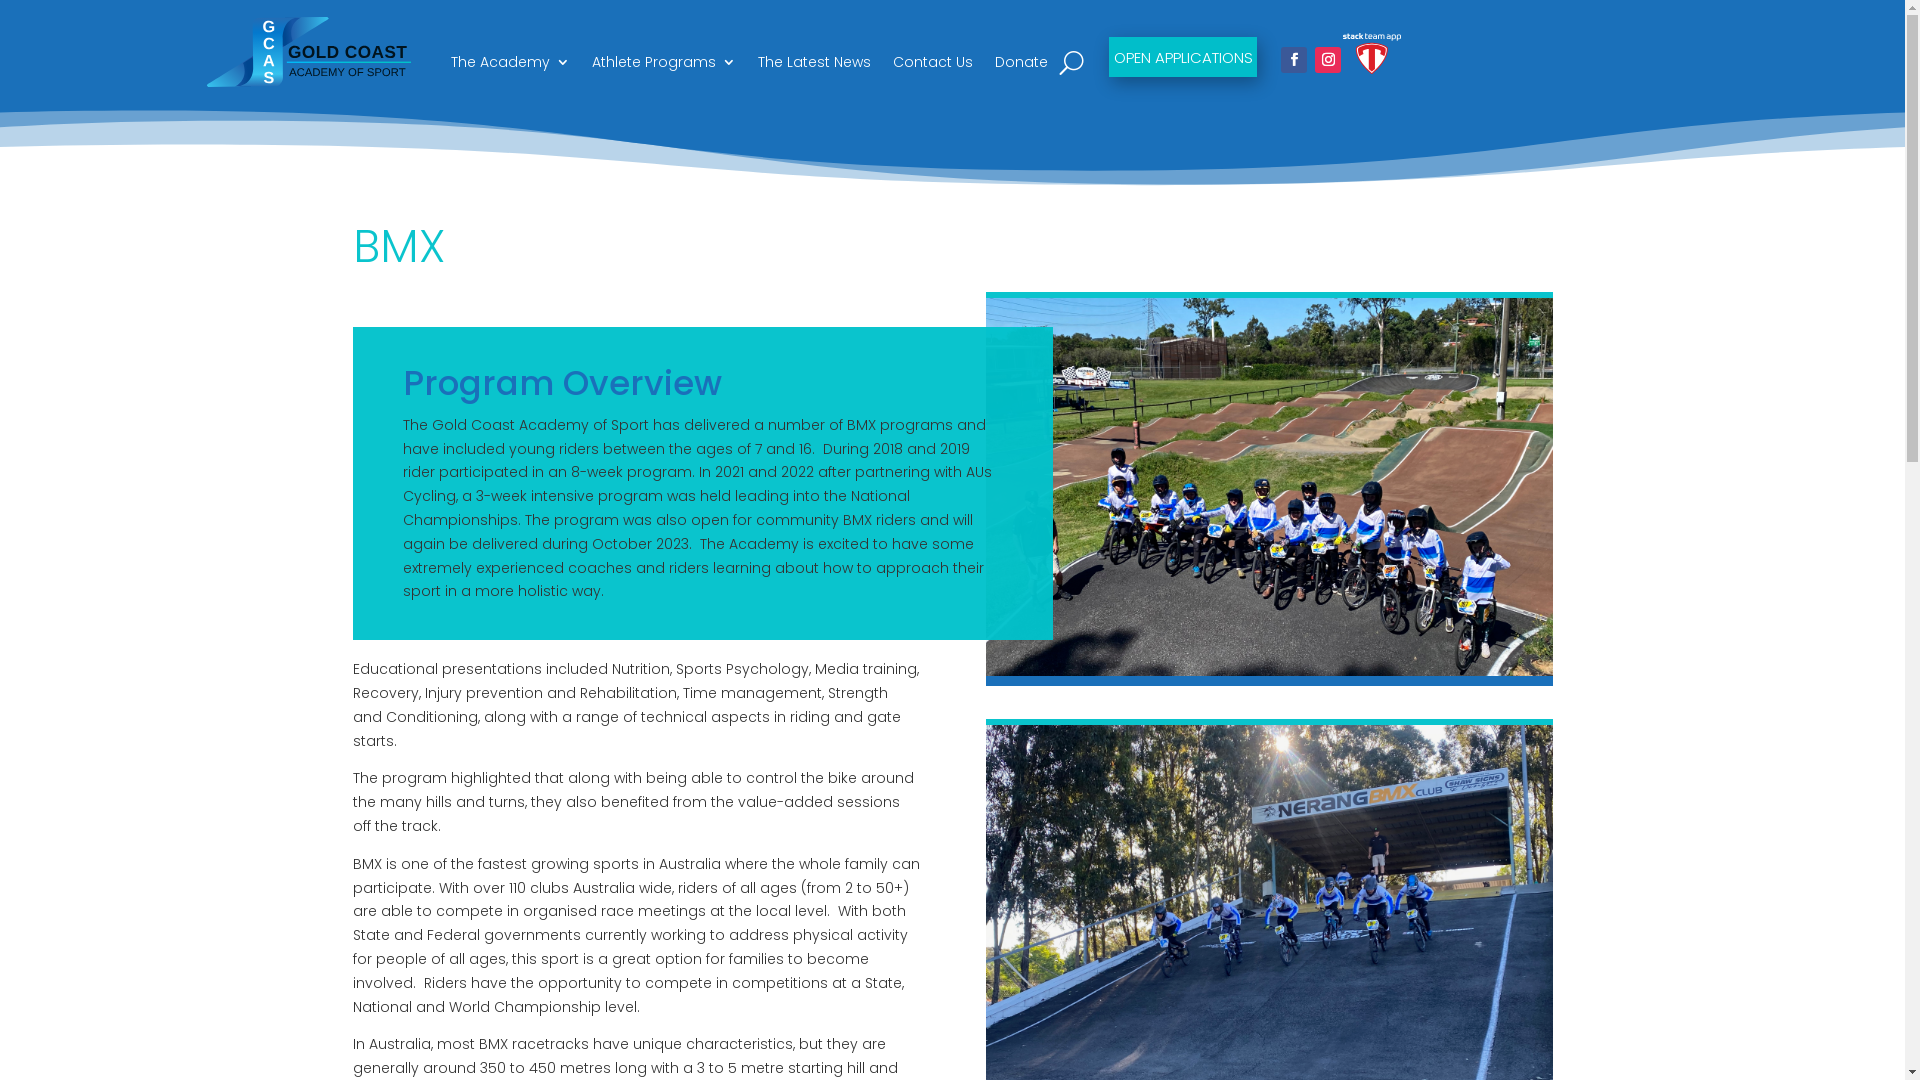 This screenshot has height=1080, width=1920. Describe the element at coordinates (1268, 486) in the screenshot. I see `'18'` at that location.